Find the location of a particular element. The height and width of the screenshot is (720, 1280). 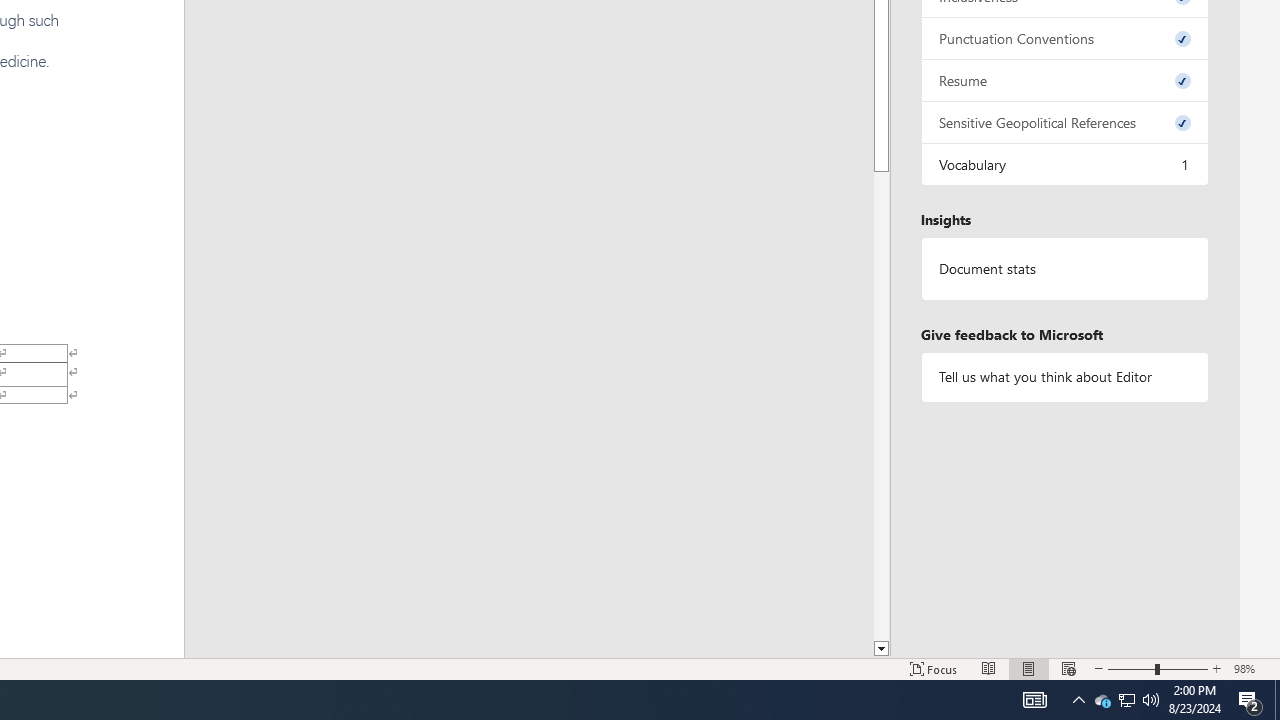

'Resume, 0 issues. Press space or enter to review items.' is located at coordinates (1063, 79).